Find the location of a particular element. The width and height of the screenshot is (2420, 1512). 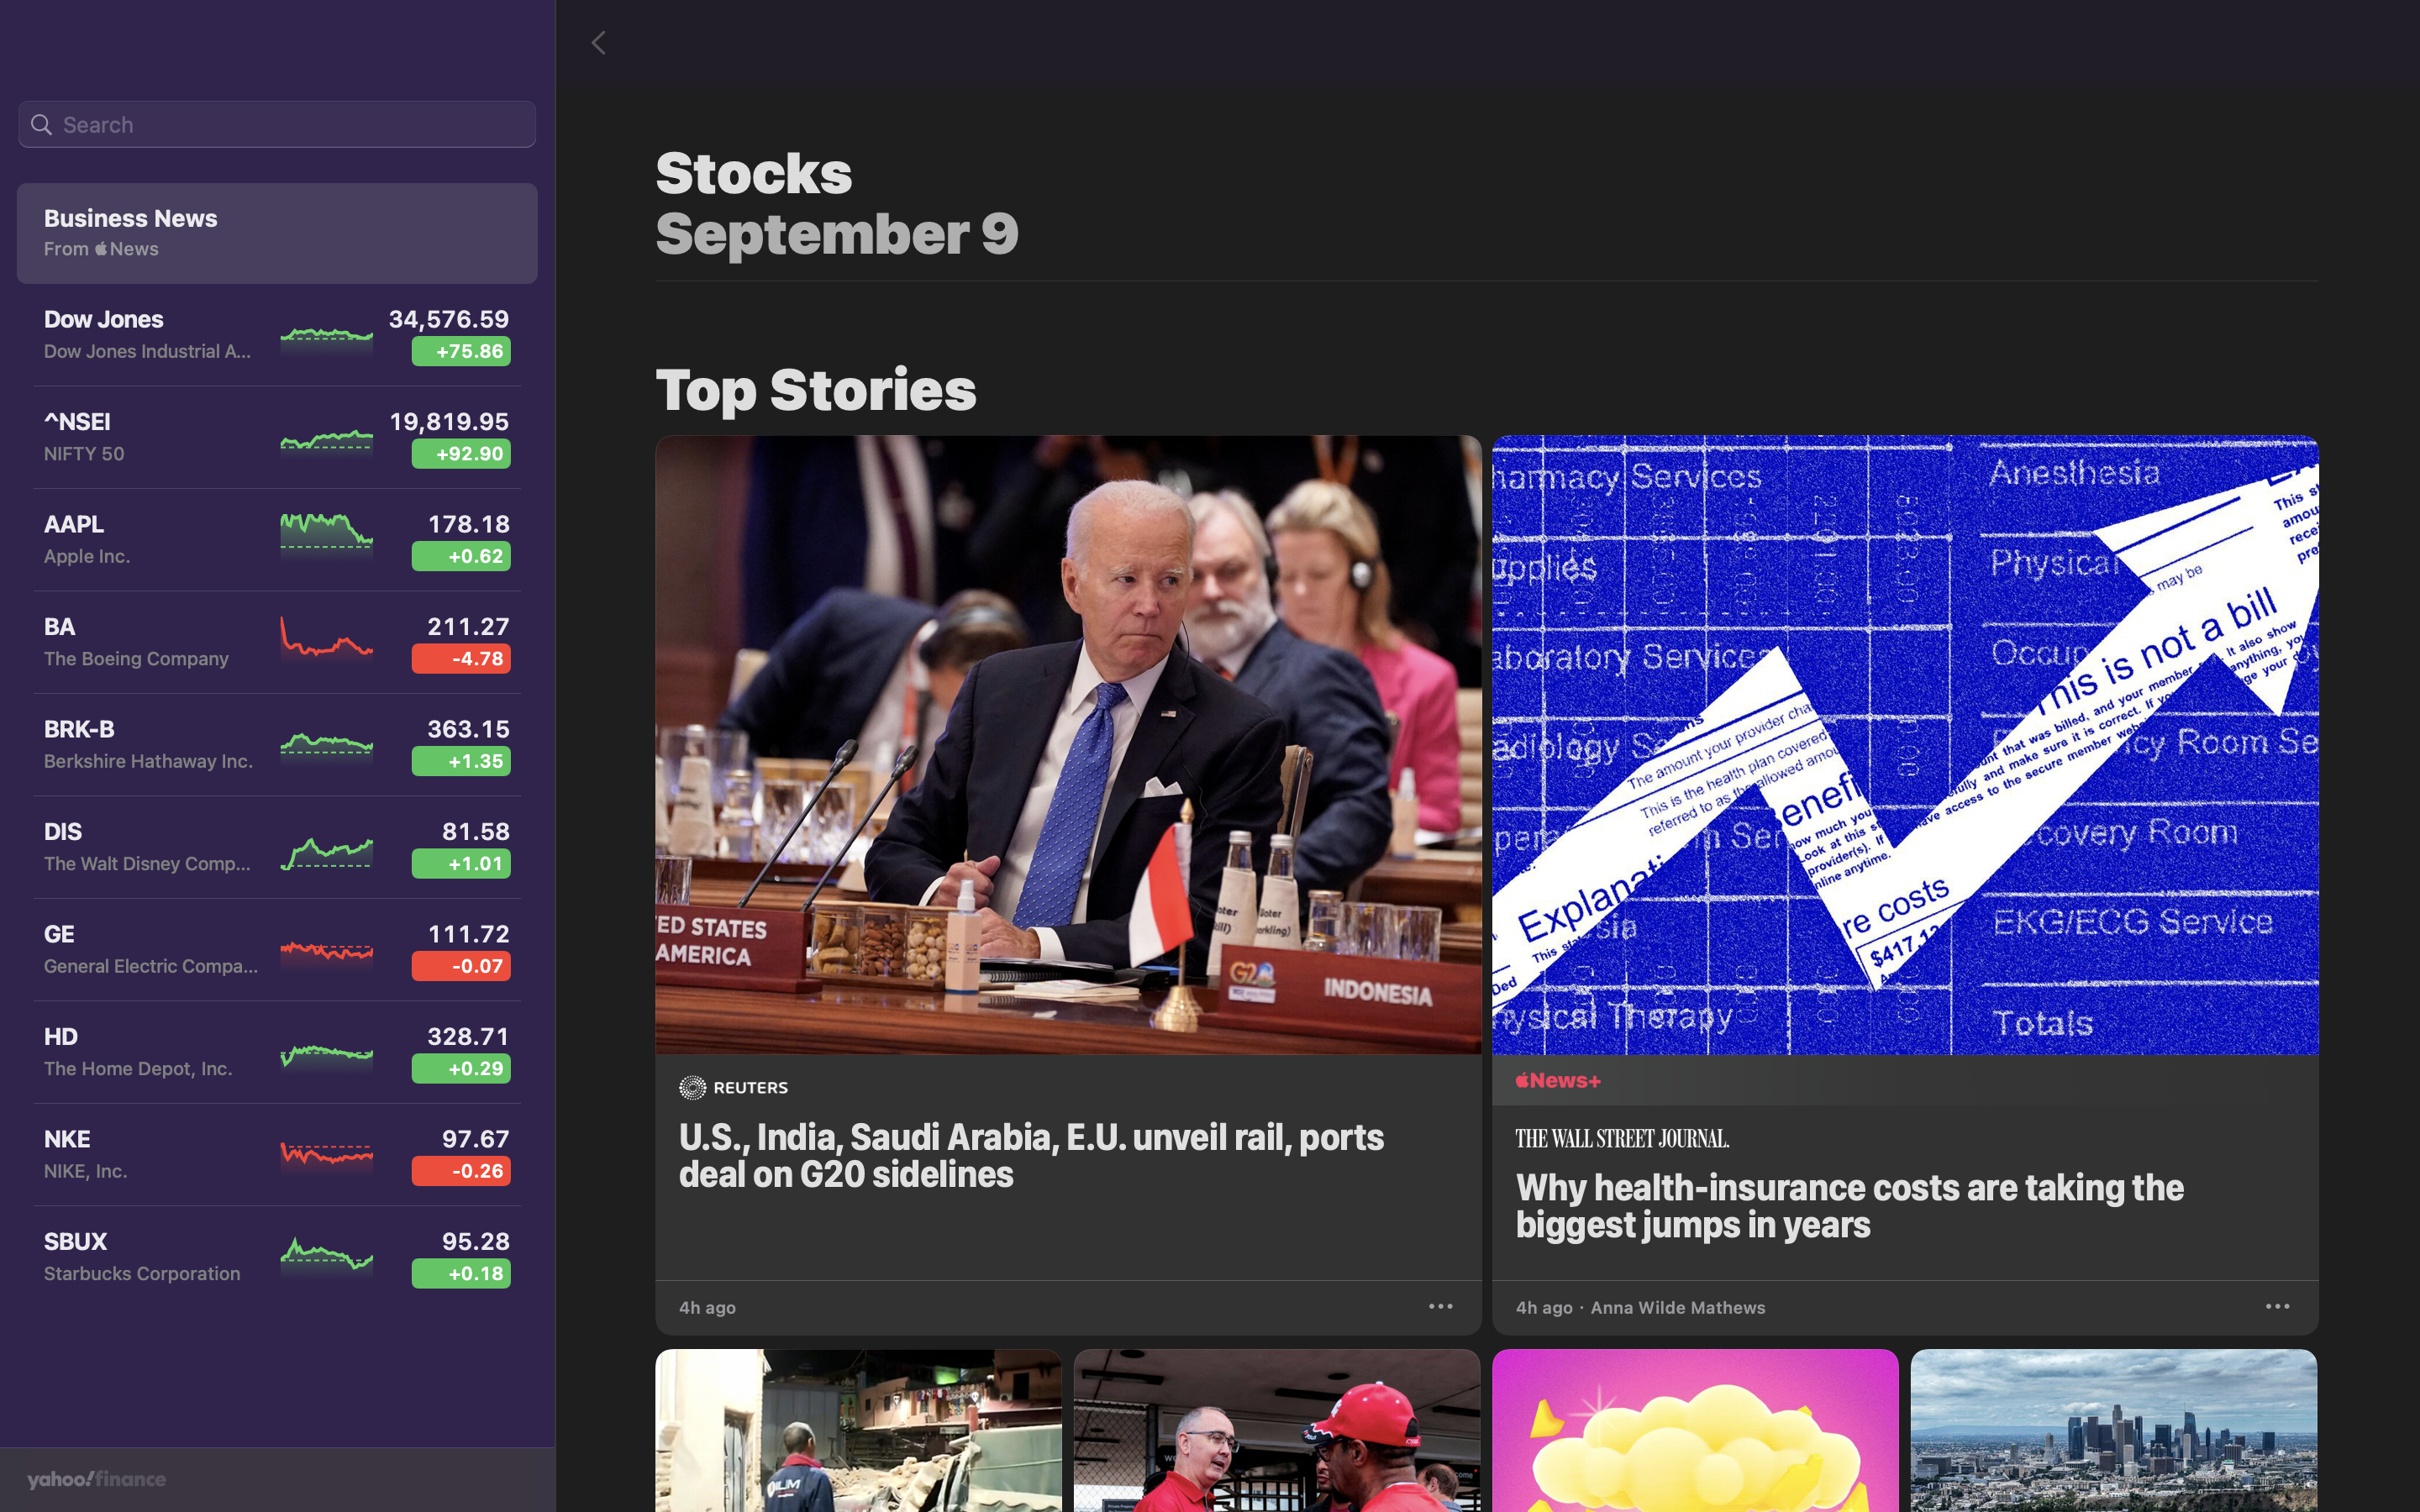

Look for the "Berkshire Hathway" stock by entering it into the search bar is located at coordinates (276, 125).